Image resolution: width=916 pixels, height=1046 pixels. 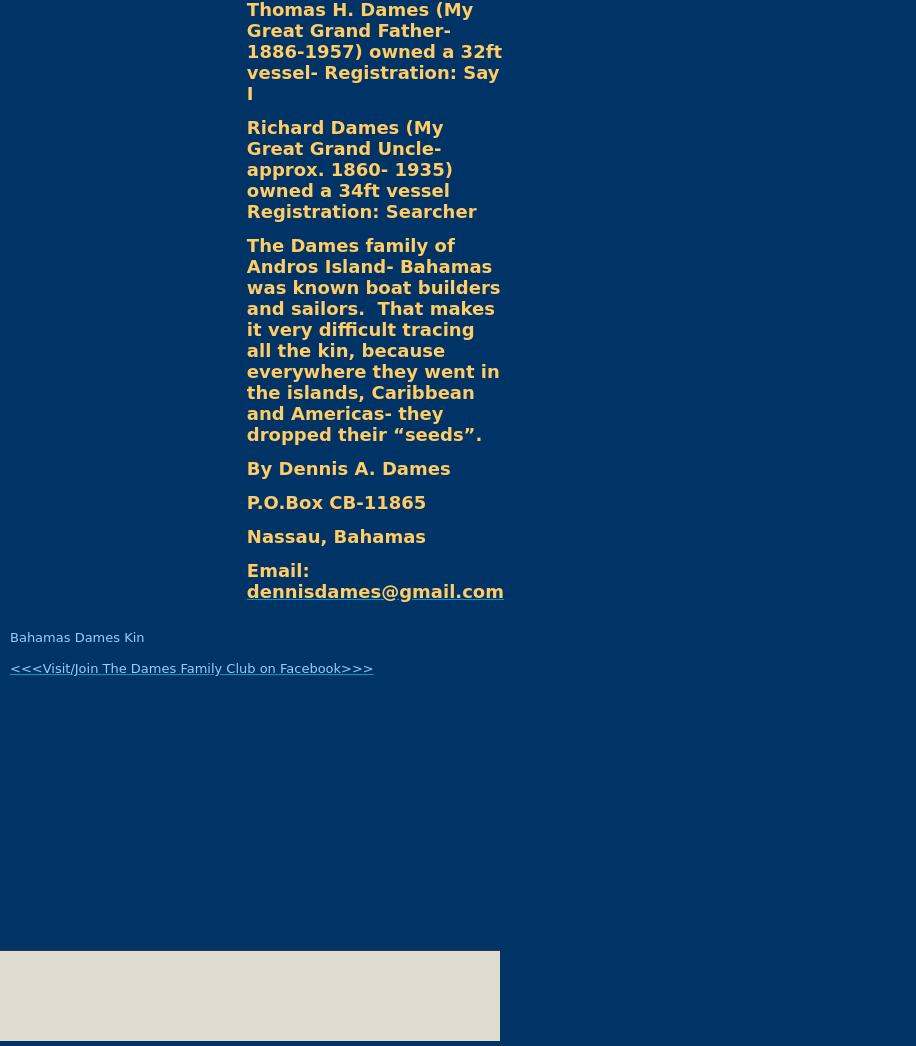 I want to click on 'dennisdames@gmail.com', so click(x=374, y=591).